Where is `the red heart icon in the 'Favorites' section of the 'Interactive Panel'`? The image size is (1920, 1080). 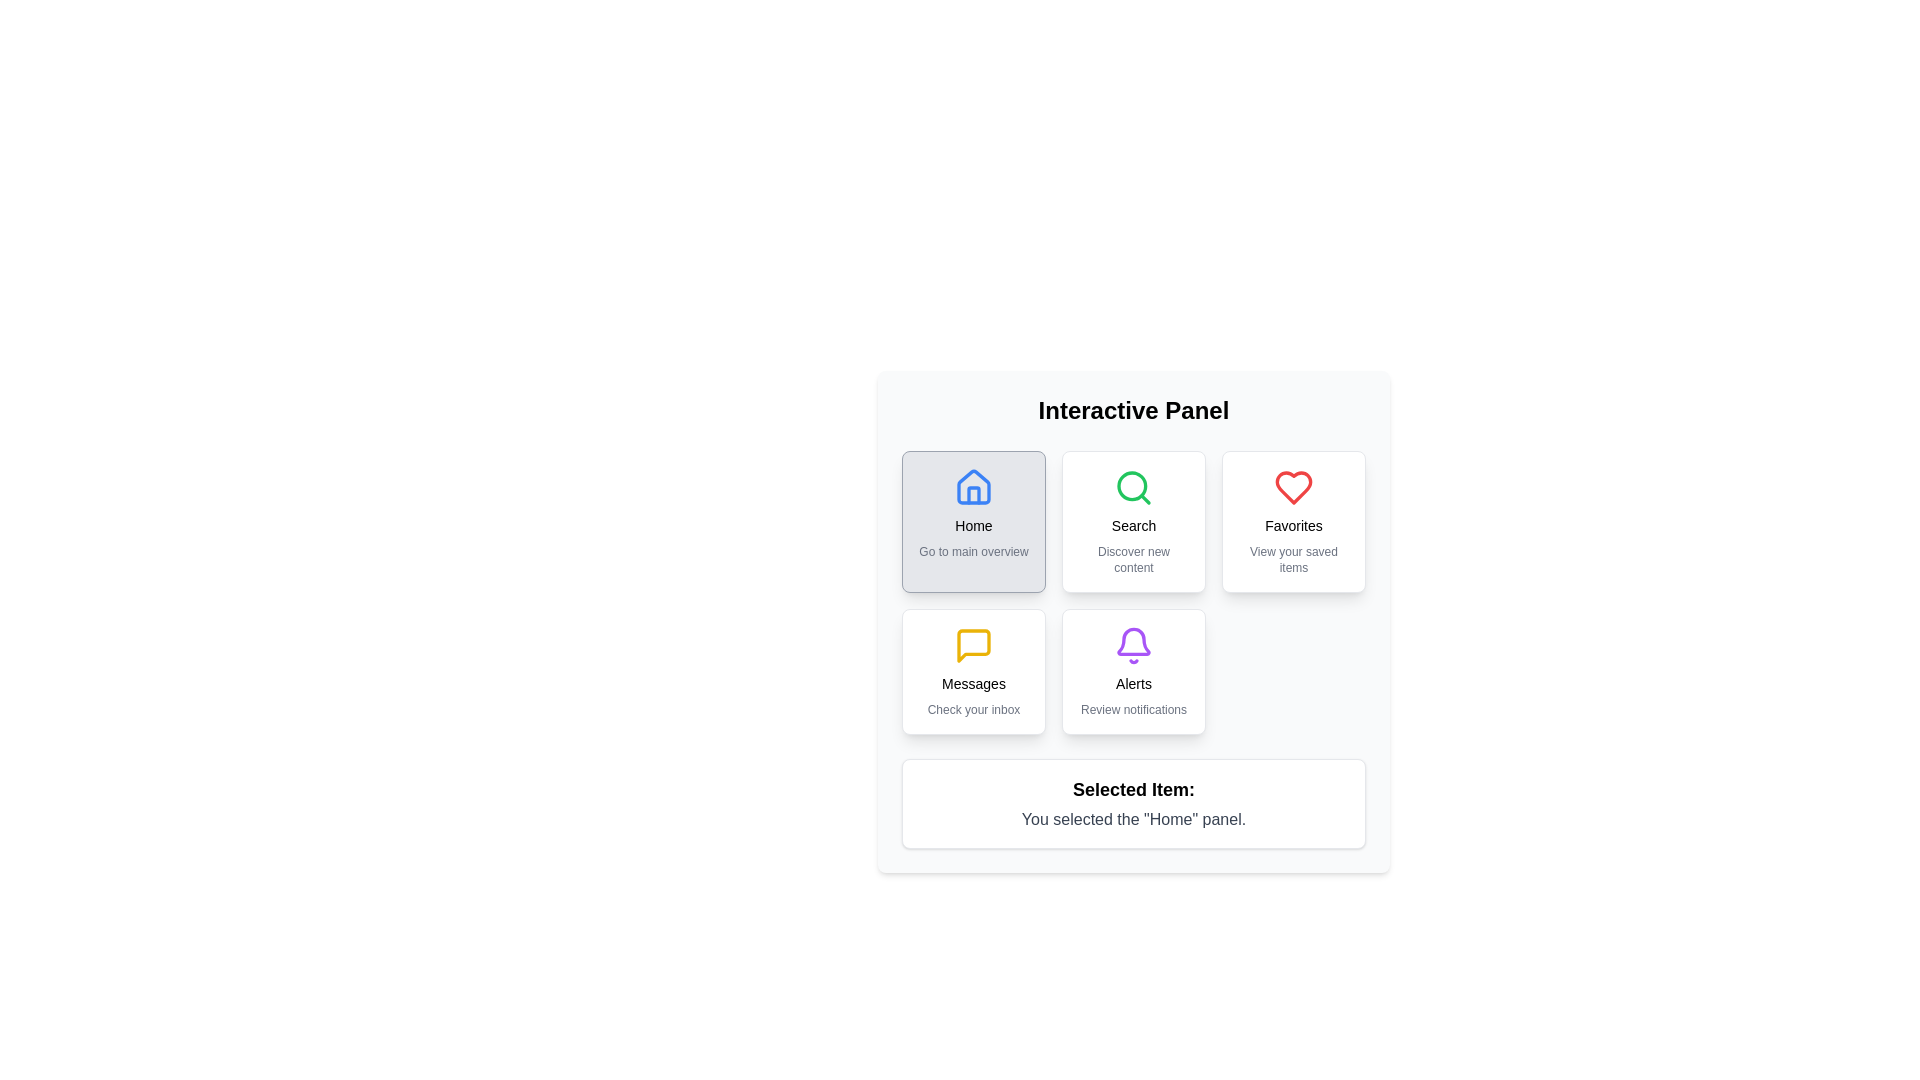 the red heart icon in the 'Favorites' section of the 'Interactive Panel' is located at coordinates (1294, 488).